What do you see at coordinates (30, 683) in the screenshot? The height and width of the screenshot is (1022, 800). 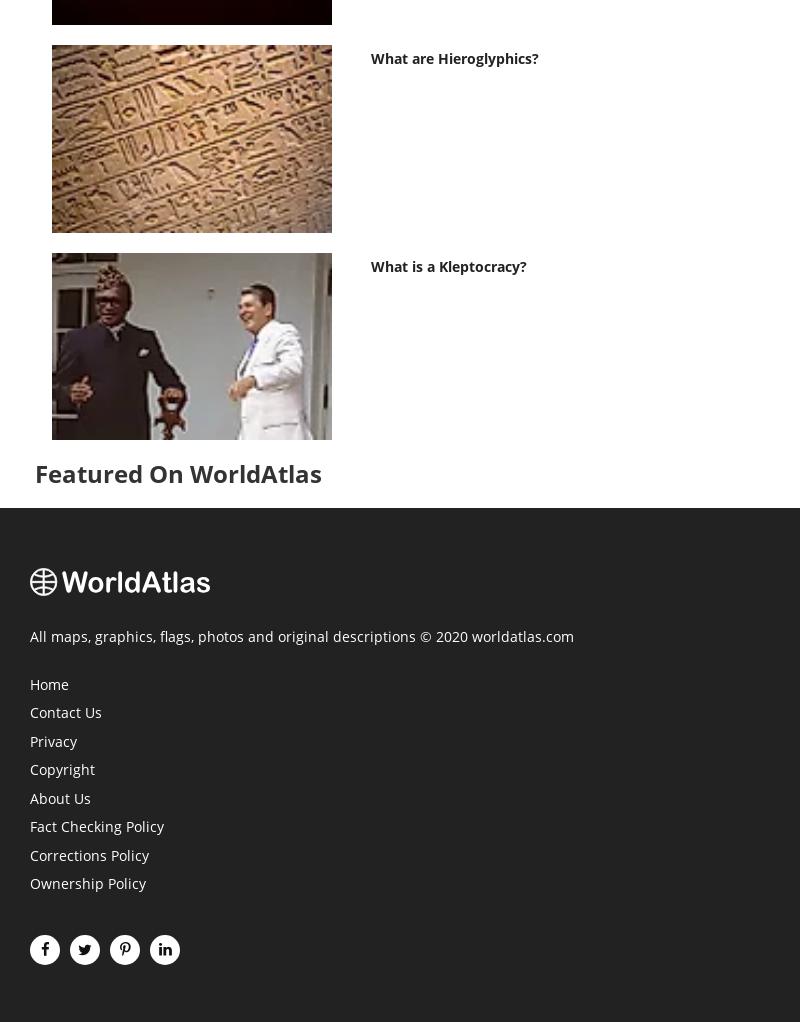 I see `'Home'` at bounding box center [30, 683].